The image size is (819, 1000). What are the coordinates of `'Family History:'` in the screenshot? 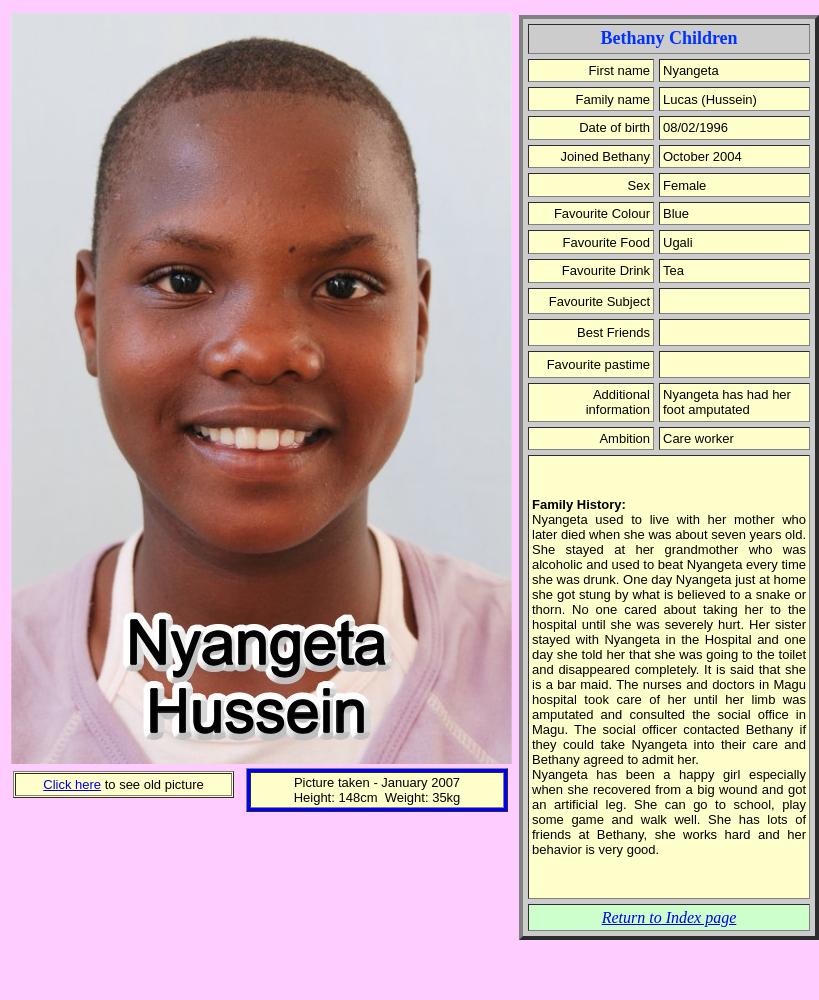 It's located at (578, 504).